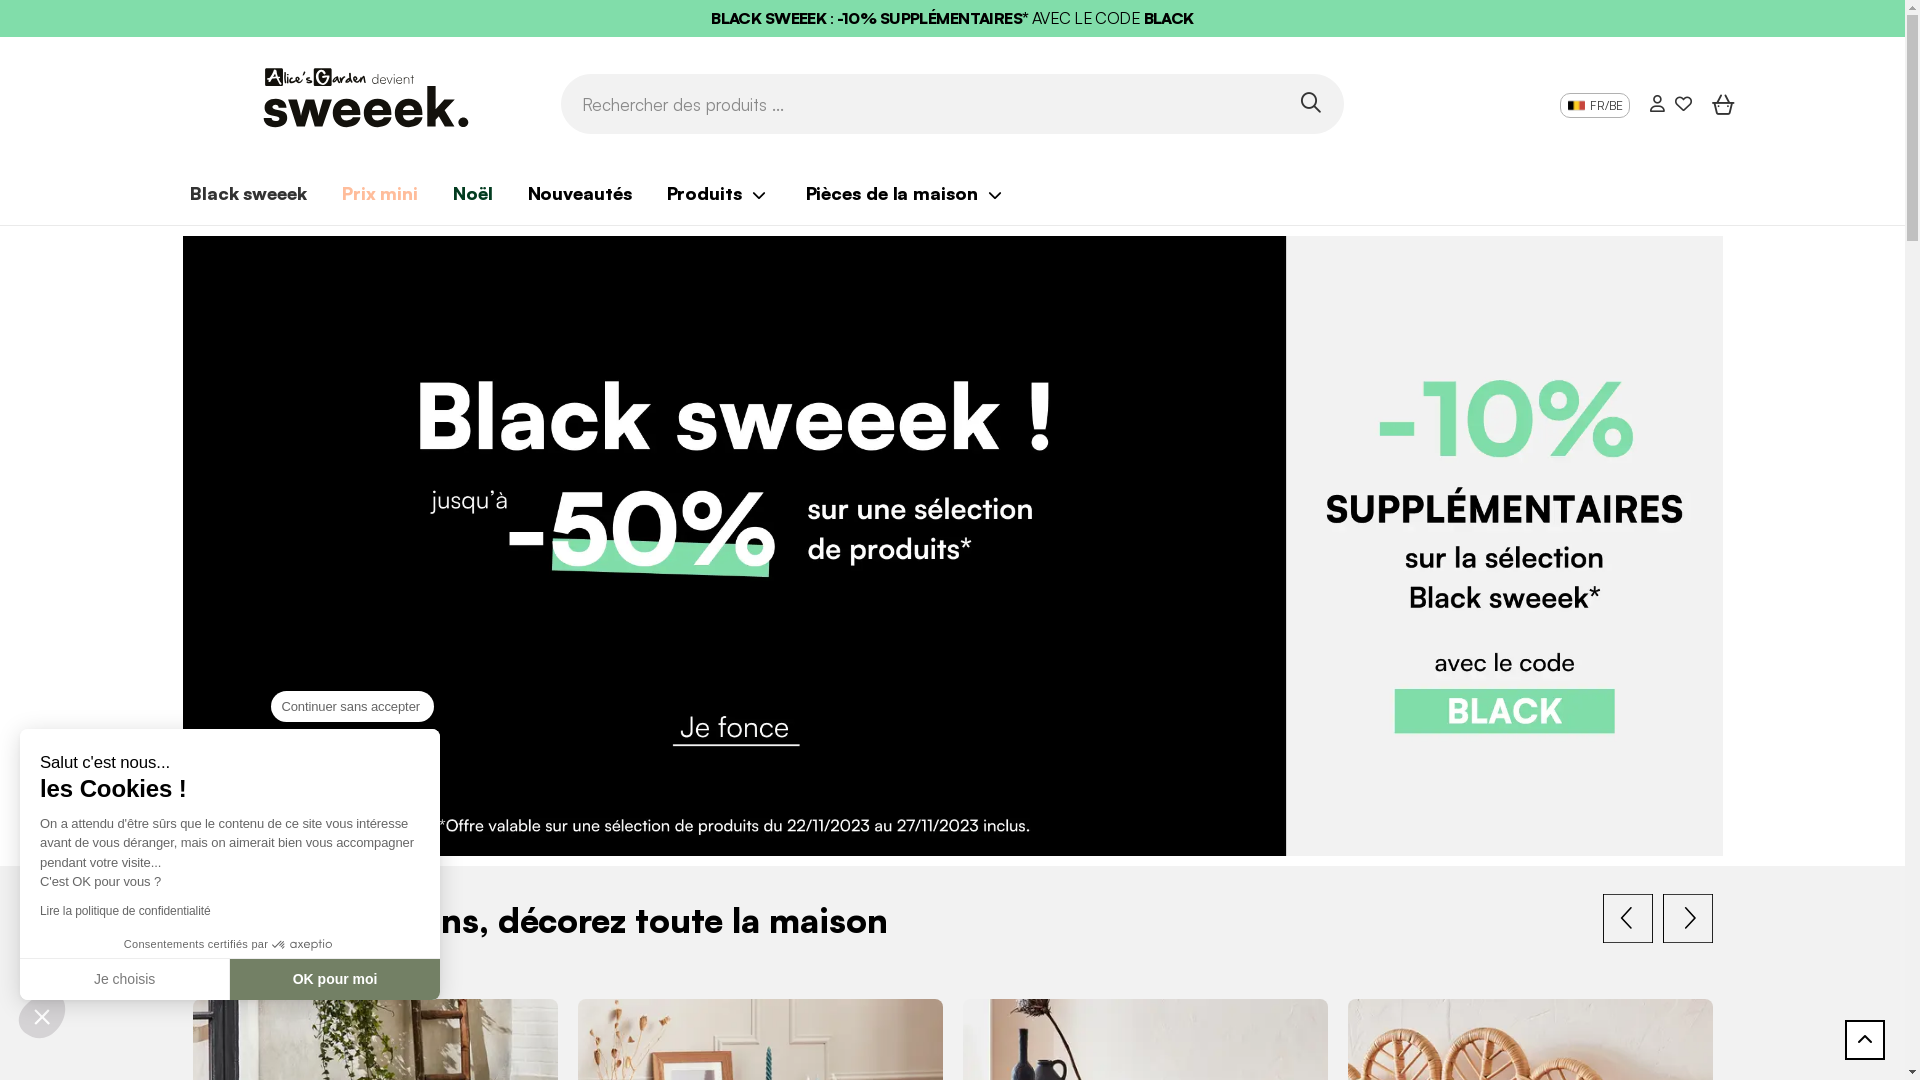 The image size is (1920, 1080). Describe the element at coordinates (1627, 918) in the screenshot. I see `'Previous'` at that location.